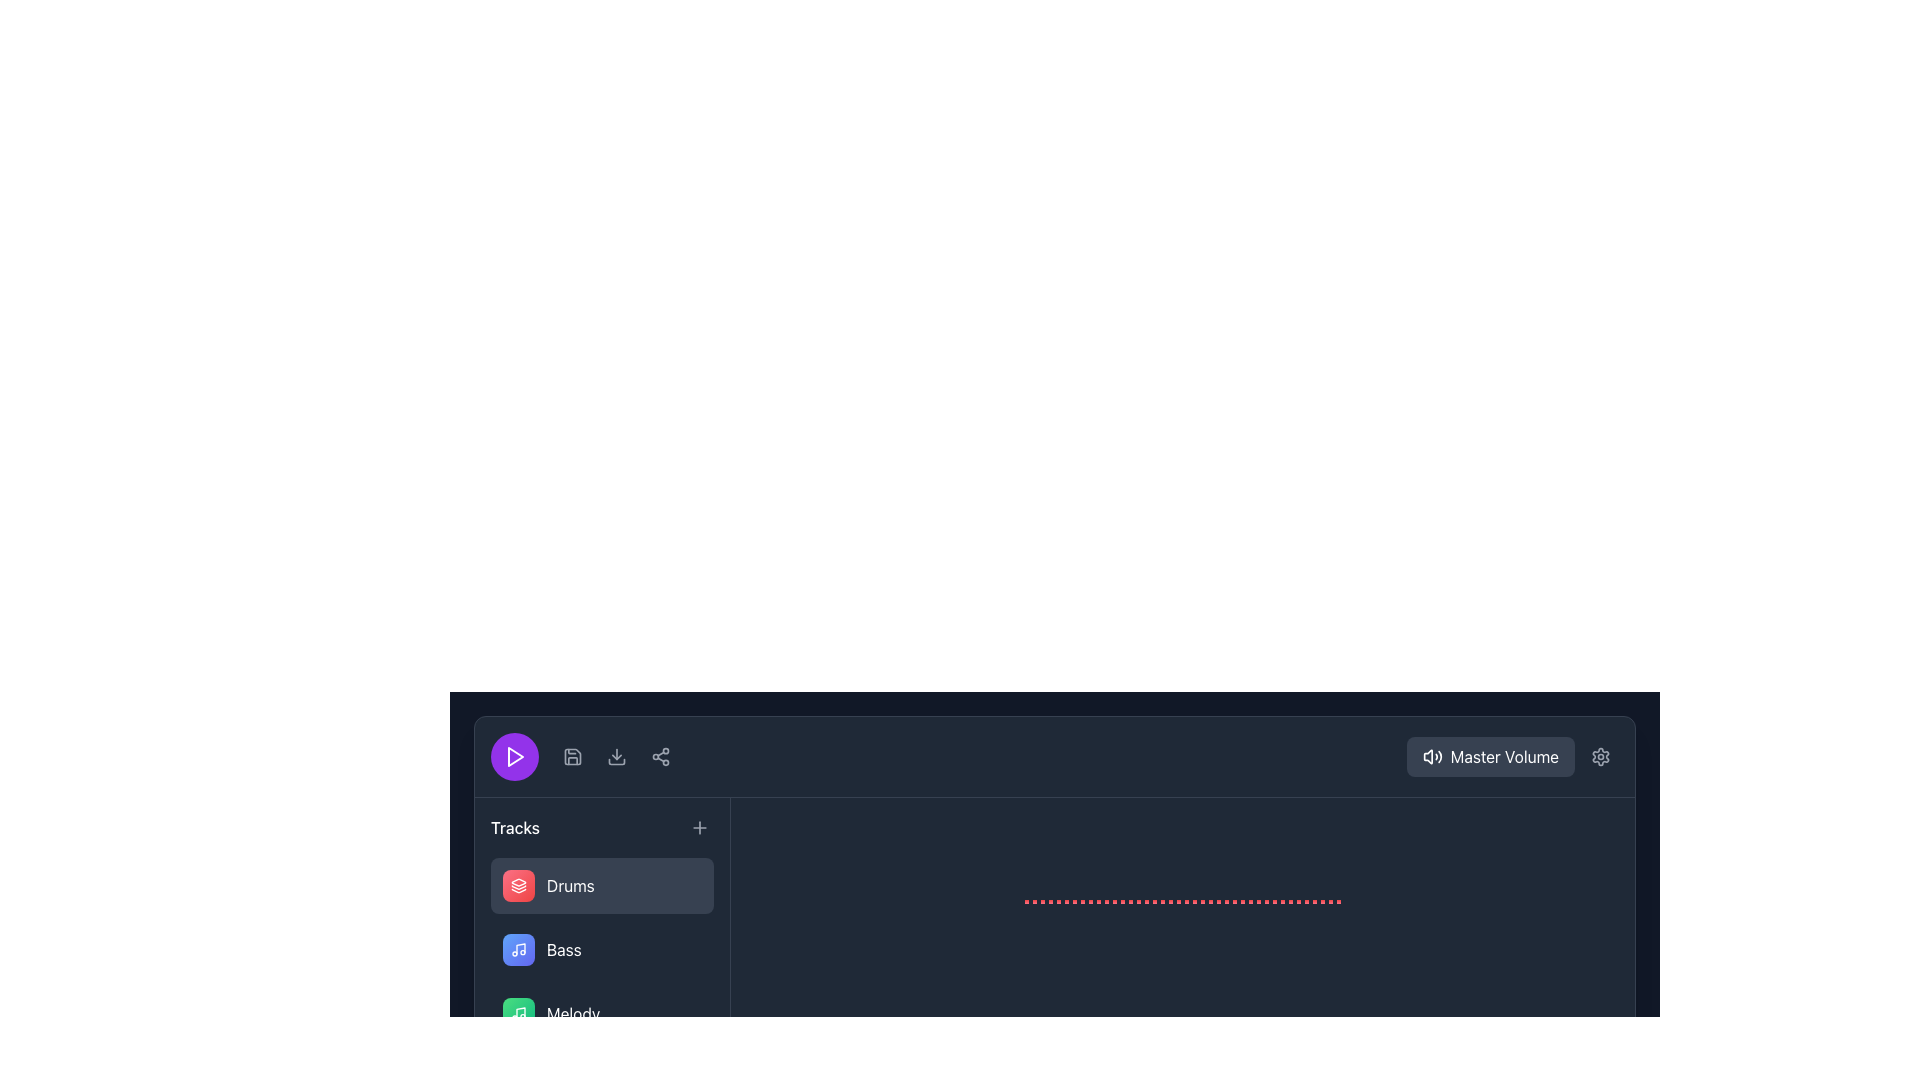 This screenshot has height=1080, width=1920. I want to click on the small gear-shaped icon in the top-right corner of the section, so click(1601, 756).